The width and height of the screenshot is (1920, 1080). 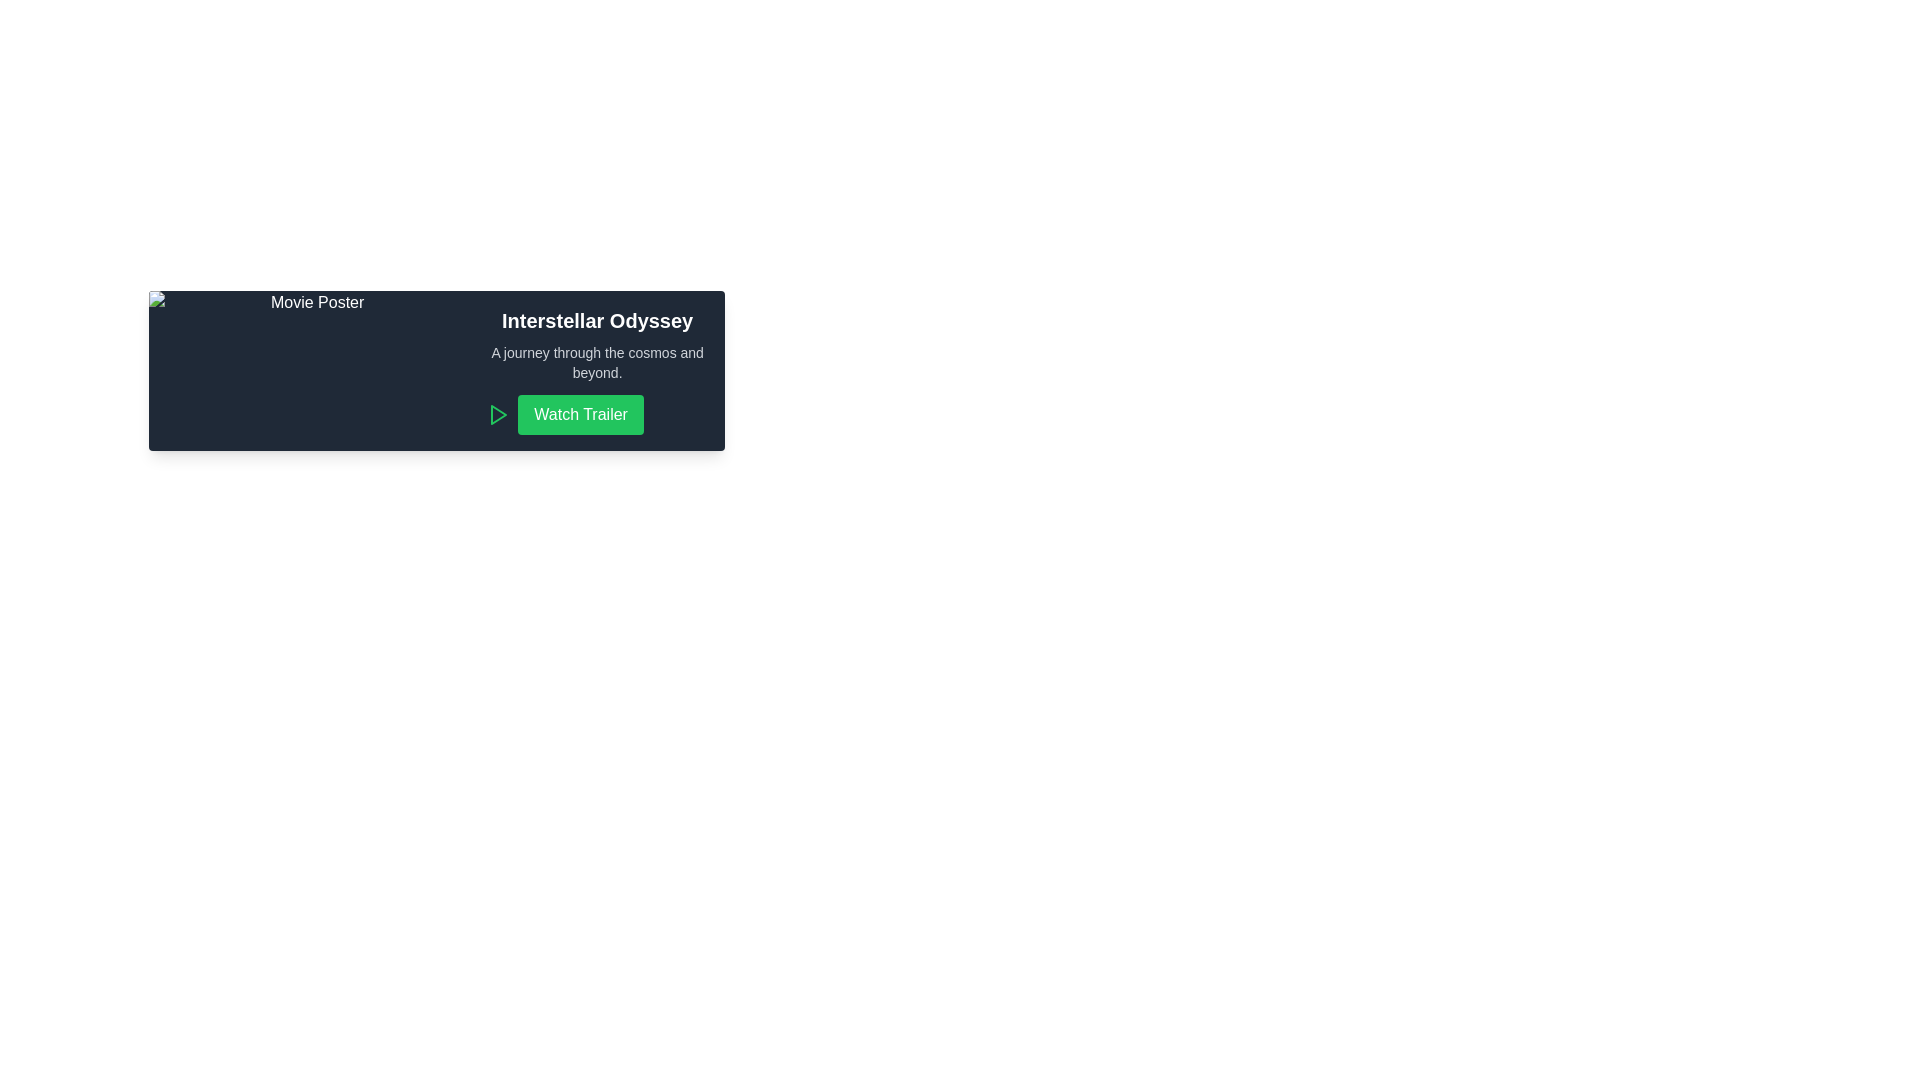 What do you see at coordinates (596, 414) in the screenshot?
I see `the 'Watch Trailer' button, which has a green background and white text` at bounding box center [596, 414].